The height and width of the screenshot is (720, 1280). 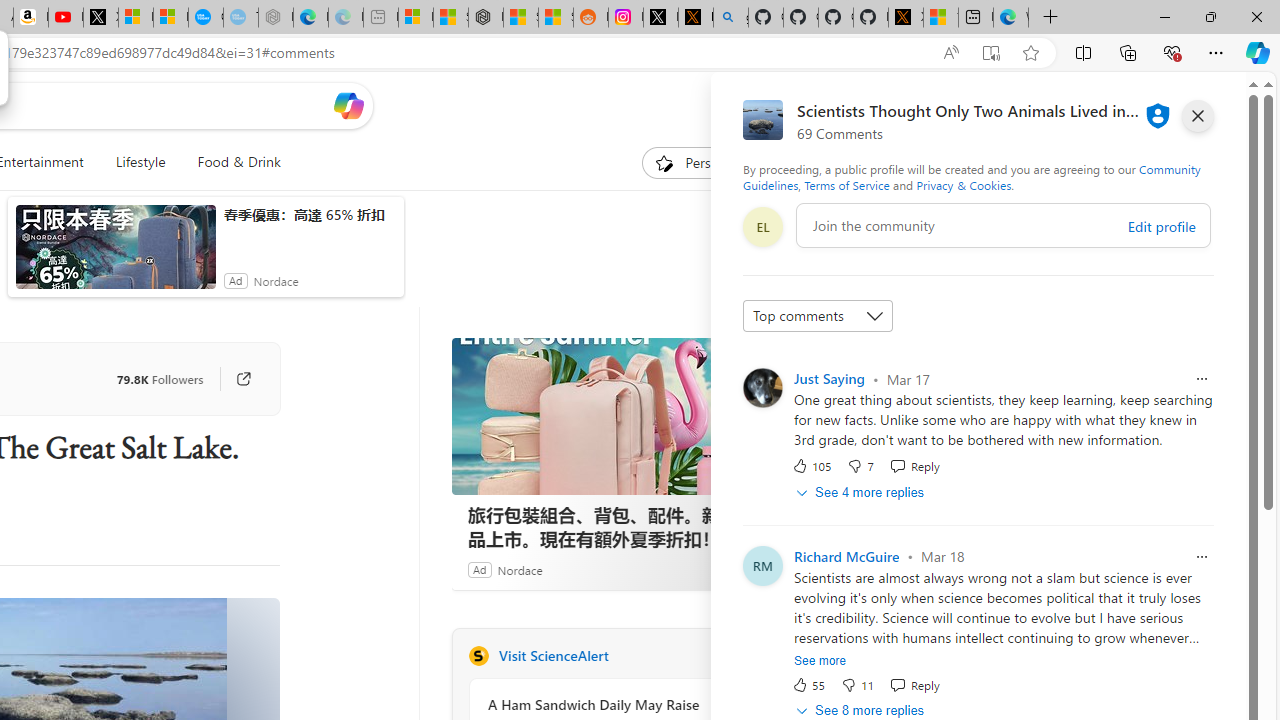 What do you see at coordinates (856, 683) in the screenshot?
I see `'Dislike'` at bounding box center [856, 683].